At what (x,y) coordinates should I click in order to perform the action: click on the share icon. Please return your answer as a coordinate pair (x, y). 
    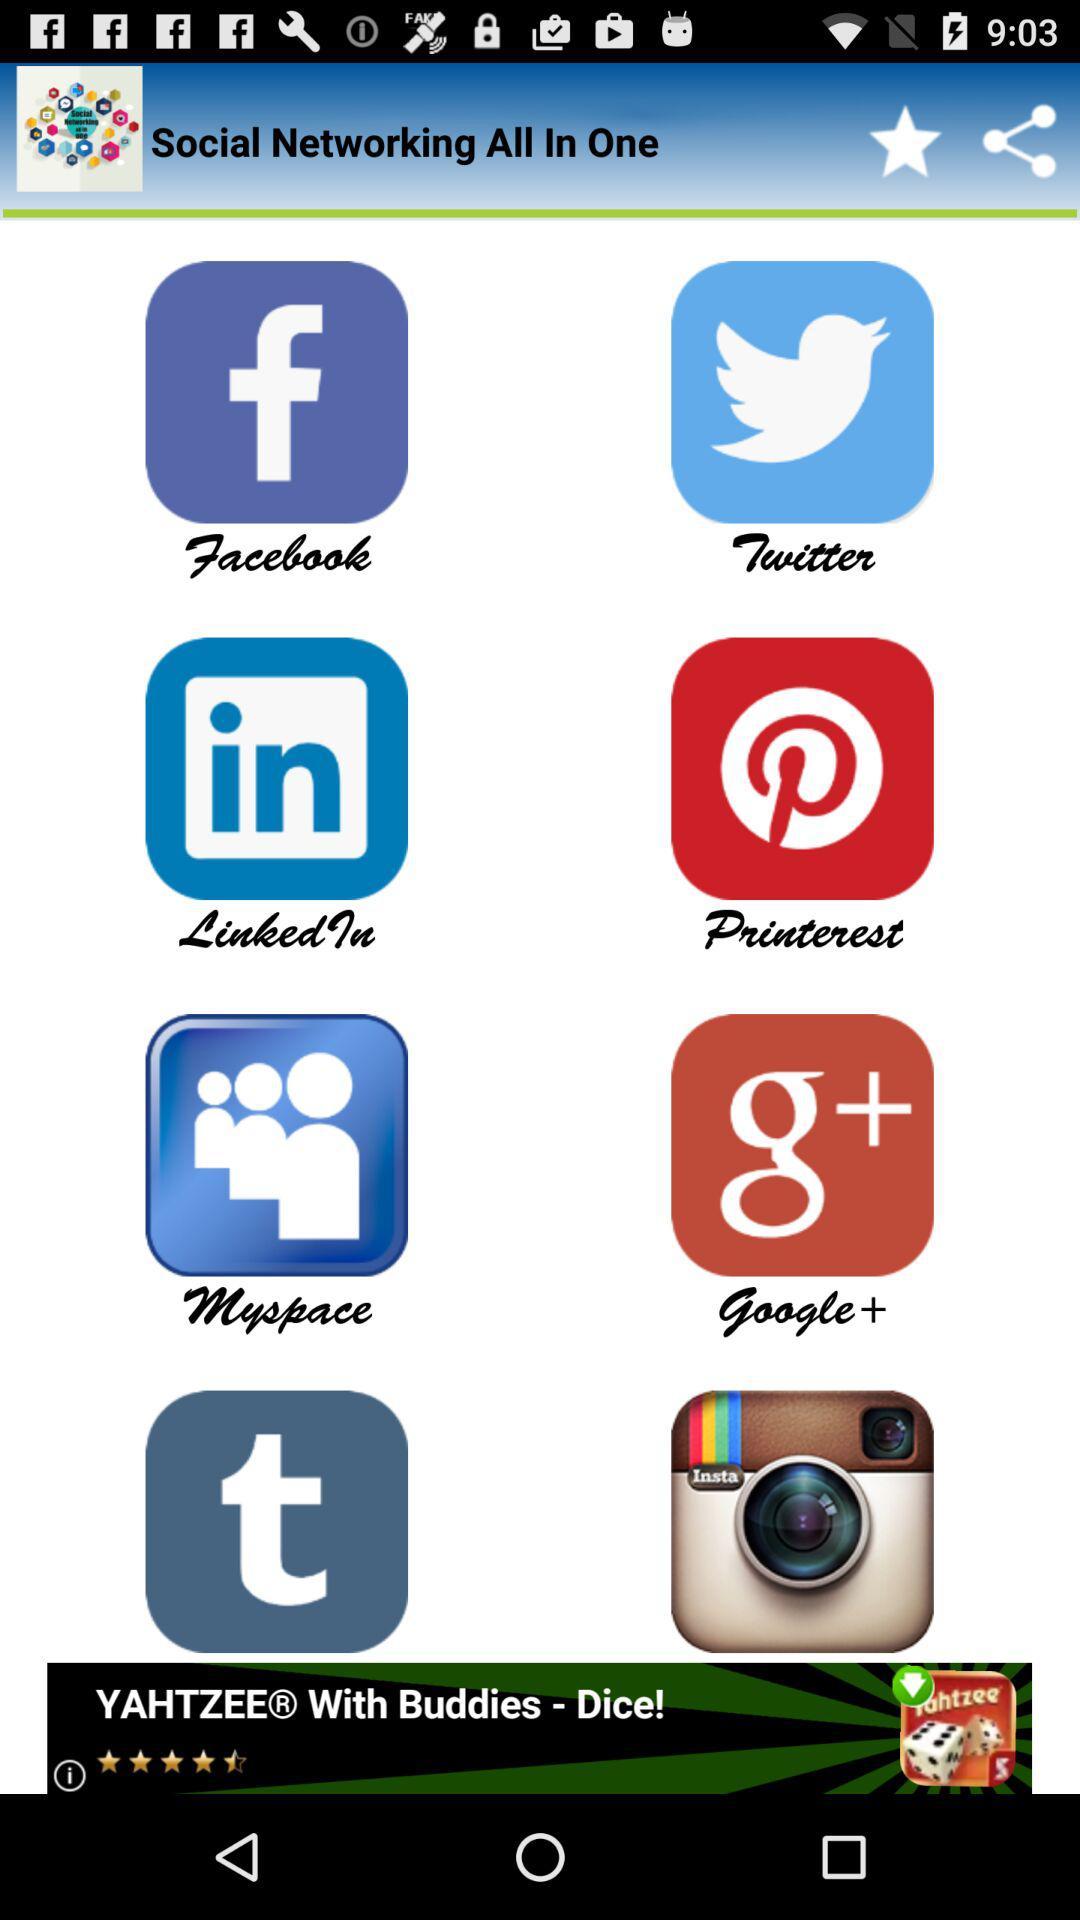
    Looking at the image, I should click on (1019, 150).